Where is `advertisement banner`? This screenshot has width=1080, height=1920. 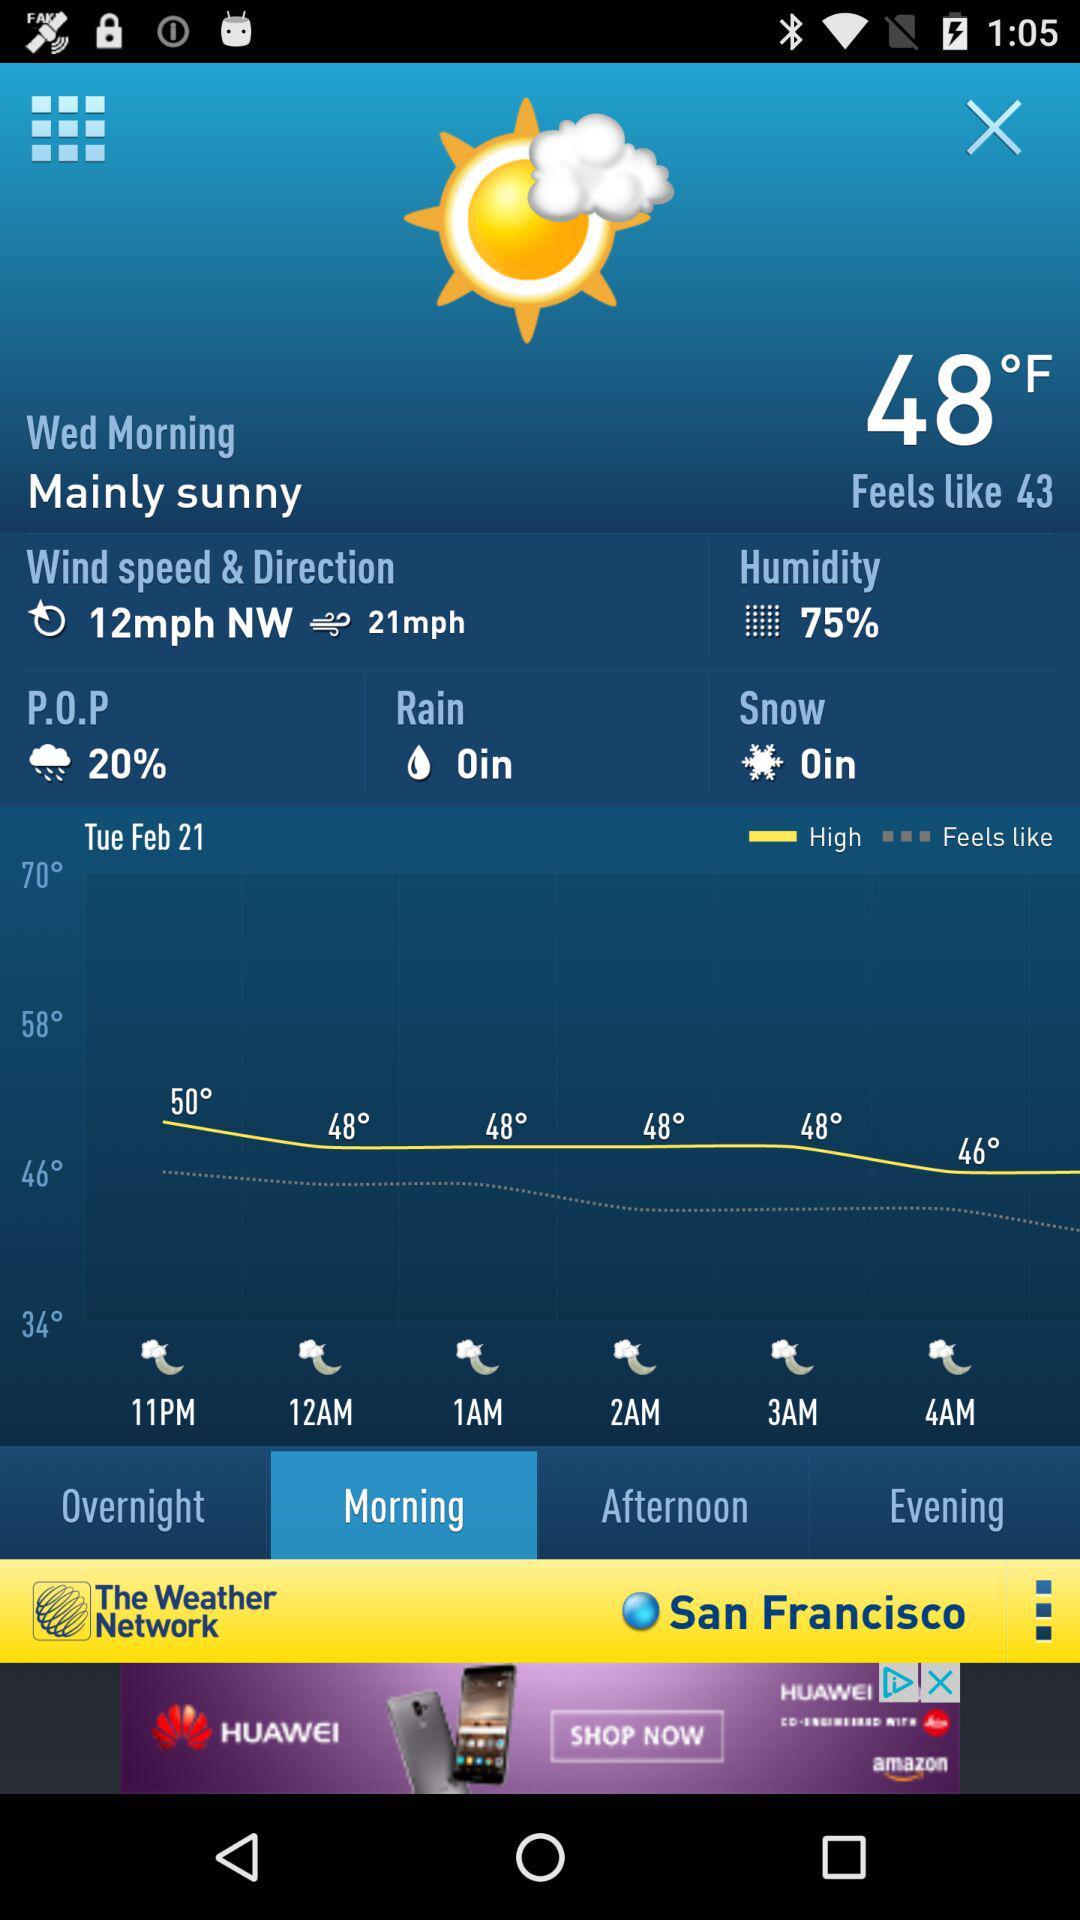
advertisement banner is located at coordinates (540, 1727).